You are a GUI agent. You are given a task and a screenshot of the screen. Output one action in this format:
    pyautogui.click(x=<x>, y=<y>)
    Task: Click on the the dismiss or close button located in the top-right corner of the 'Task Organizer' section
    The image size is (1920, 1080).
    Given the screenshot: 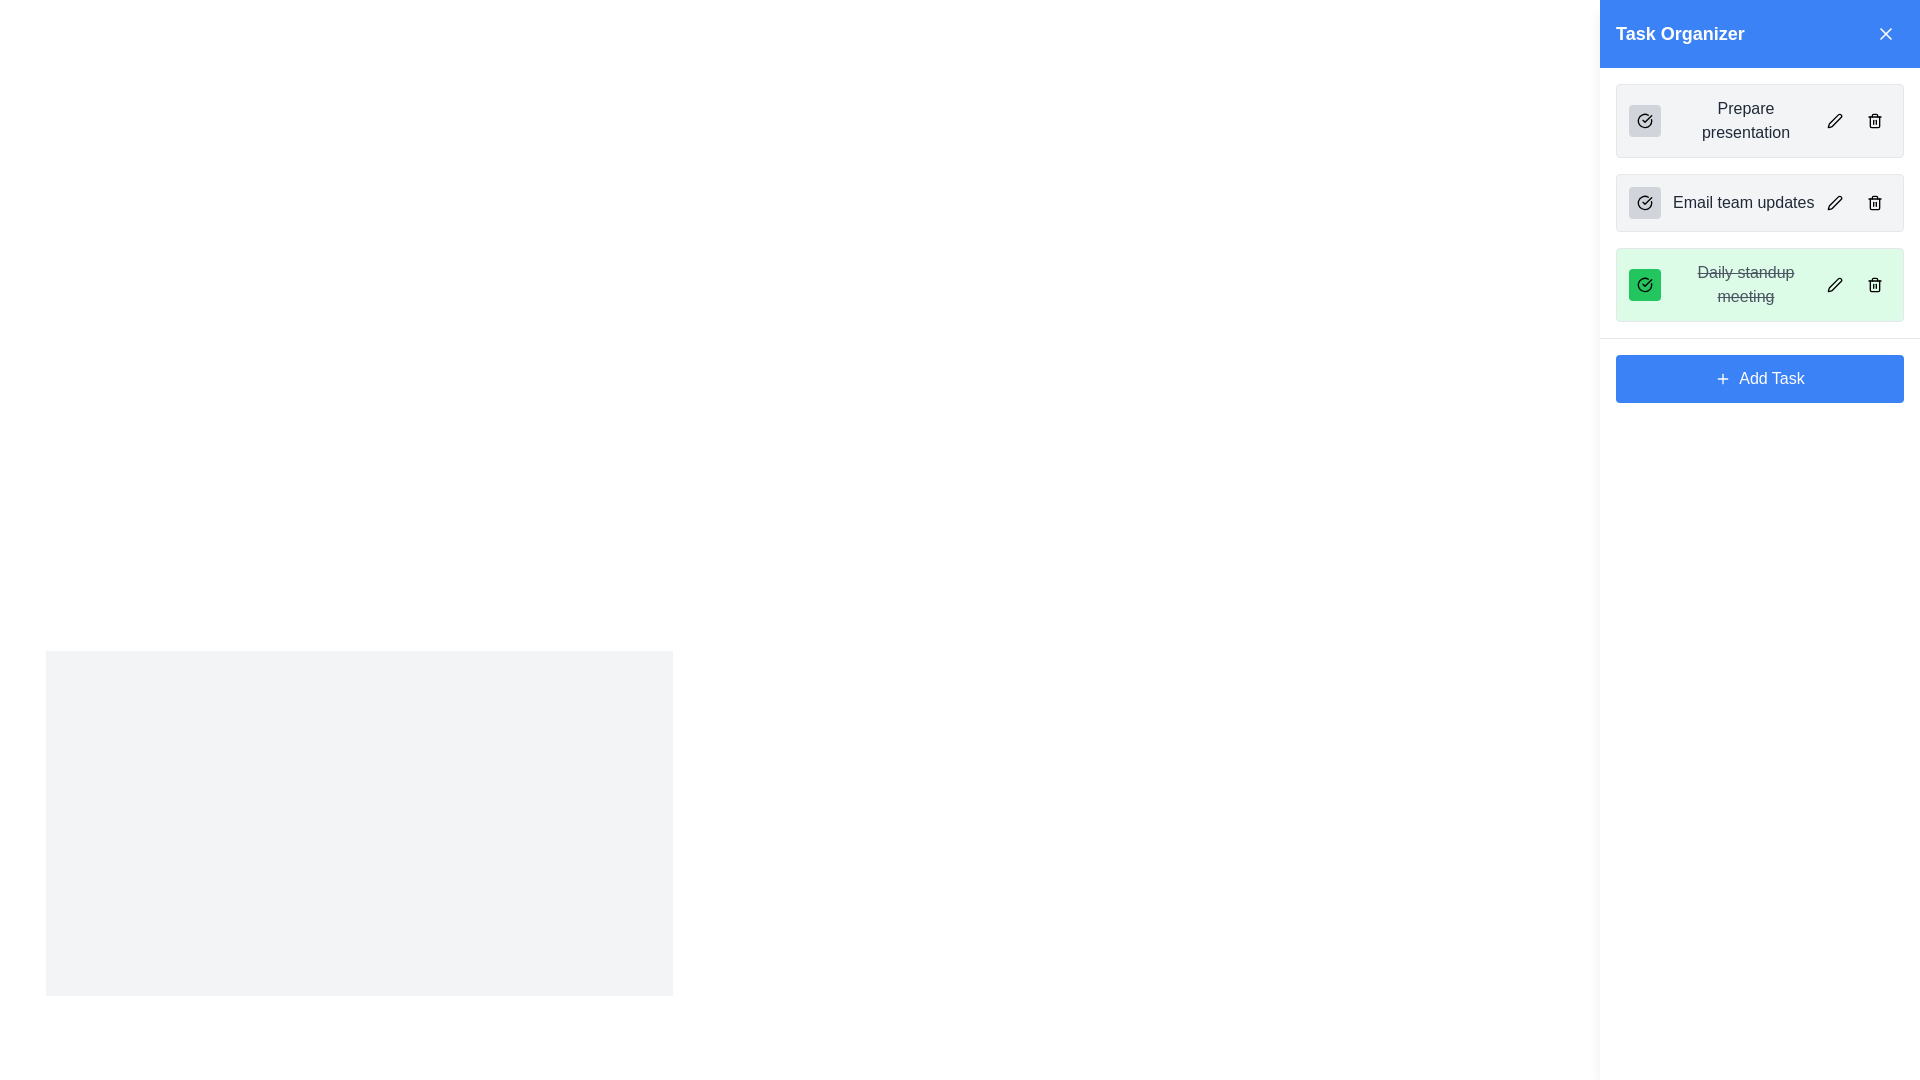 What is the action you would take?
    pyautogui.click(x=1885, y=34)
    